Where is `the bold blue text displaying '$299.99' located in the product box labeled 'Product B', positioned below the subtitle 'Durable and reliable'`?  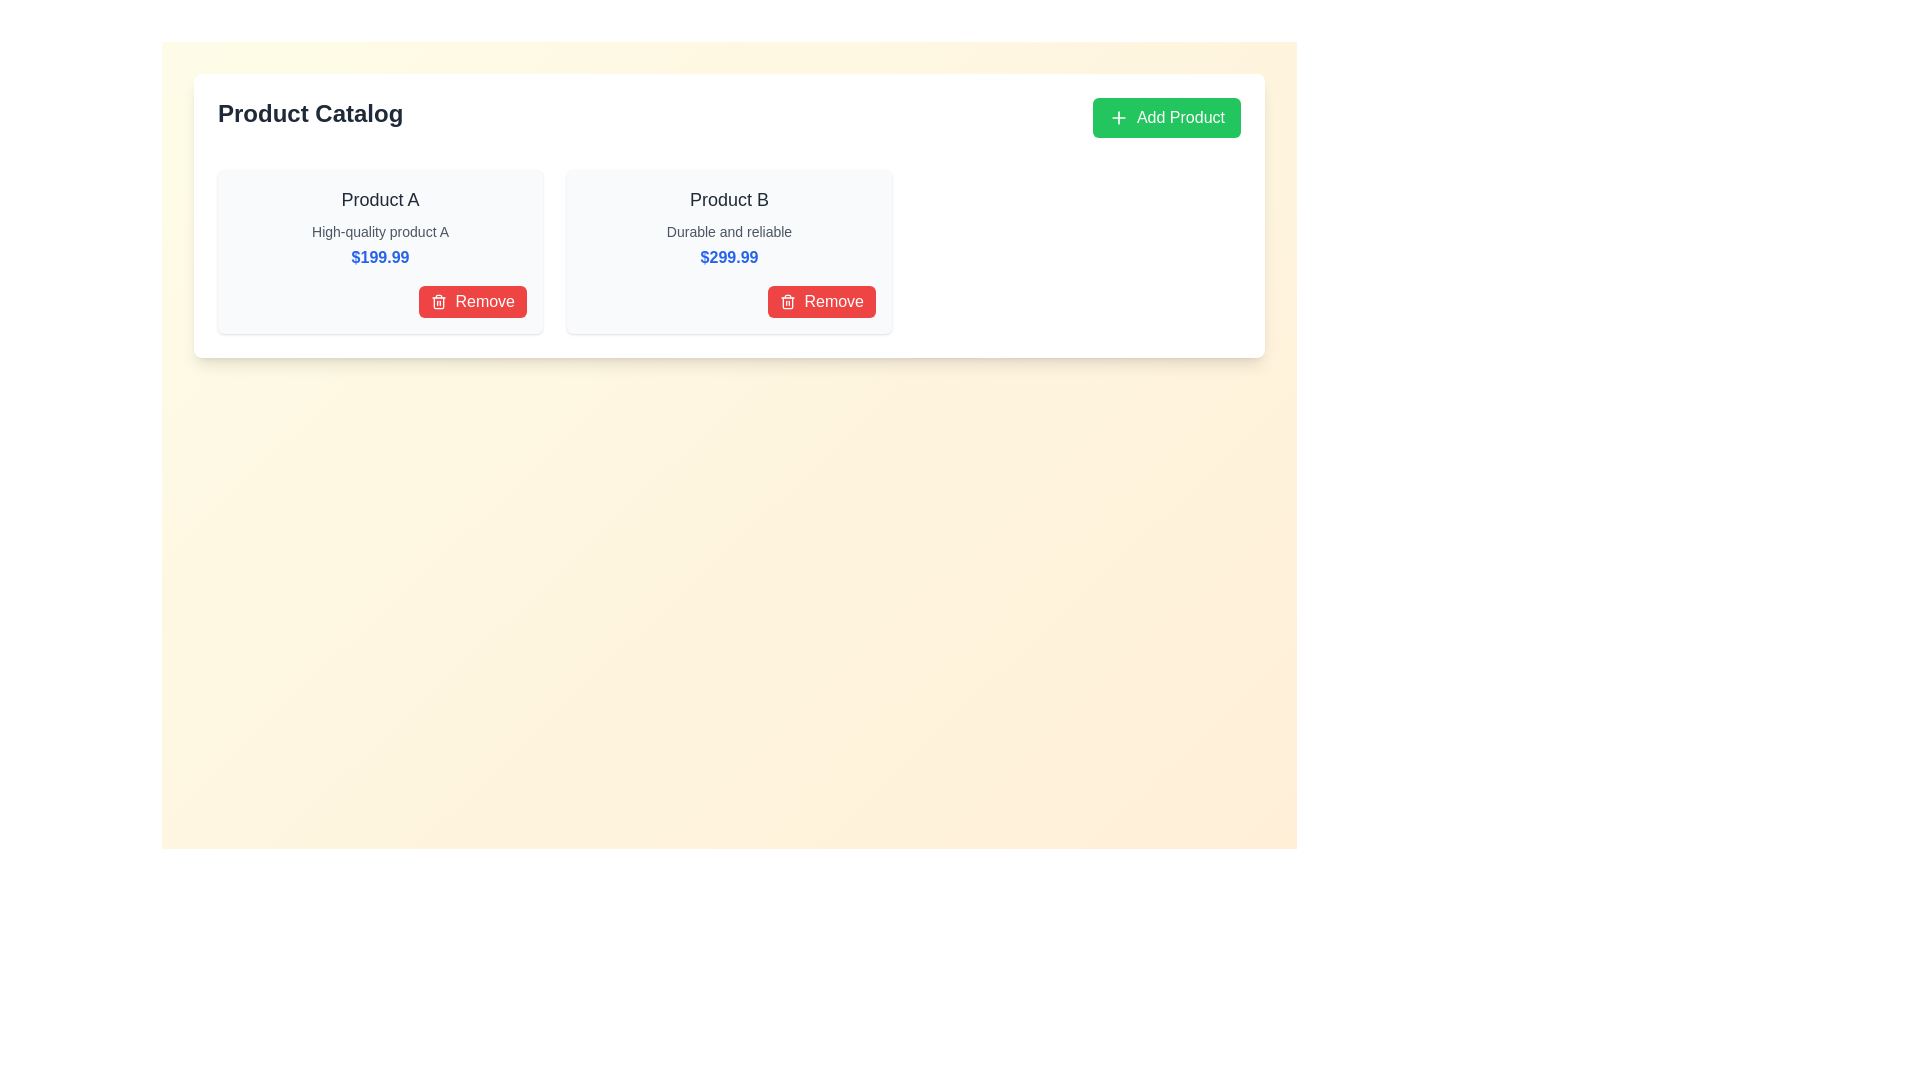
the bold blue text displaying '$299.99' located in the product box labeled 'Product B', positioned below the subtitle 'Durable and reliable' is located at coordinates (728, 257).